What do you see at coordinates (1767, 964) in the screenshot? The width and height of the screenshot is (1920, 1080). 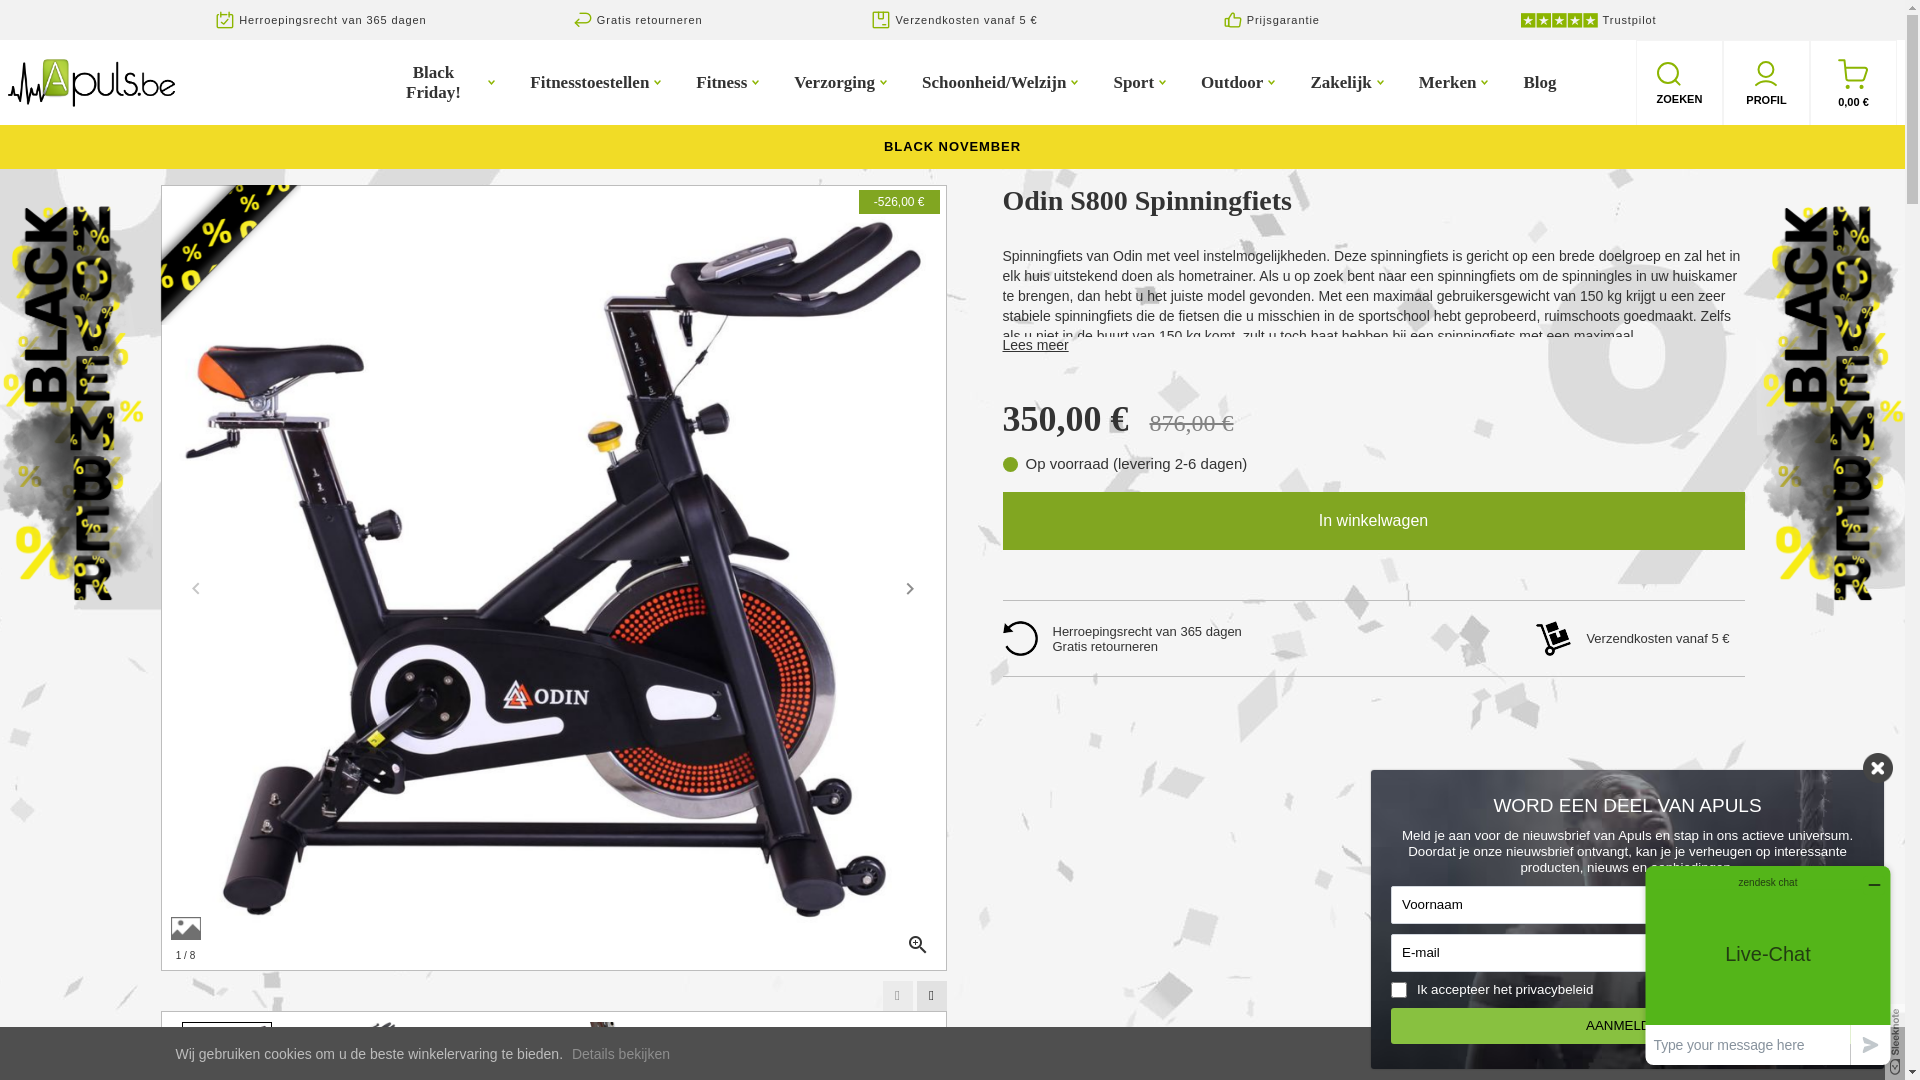 I see `'Opens a widget where you can chat to one of our agents'` at bounding box center [1767, 964].